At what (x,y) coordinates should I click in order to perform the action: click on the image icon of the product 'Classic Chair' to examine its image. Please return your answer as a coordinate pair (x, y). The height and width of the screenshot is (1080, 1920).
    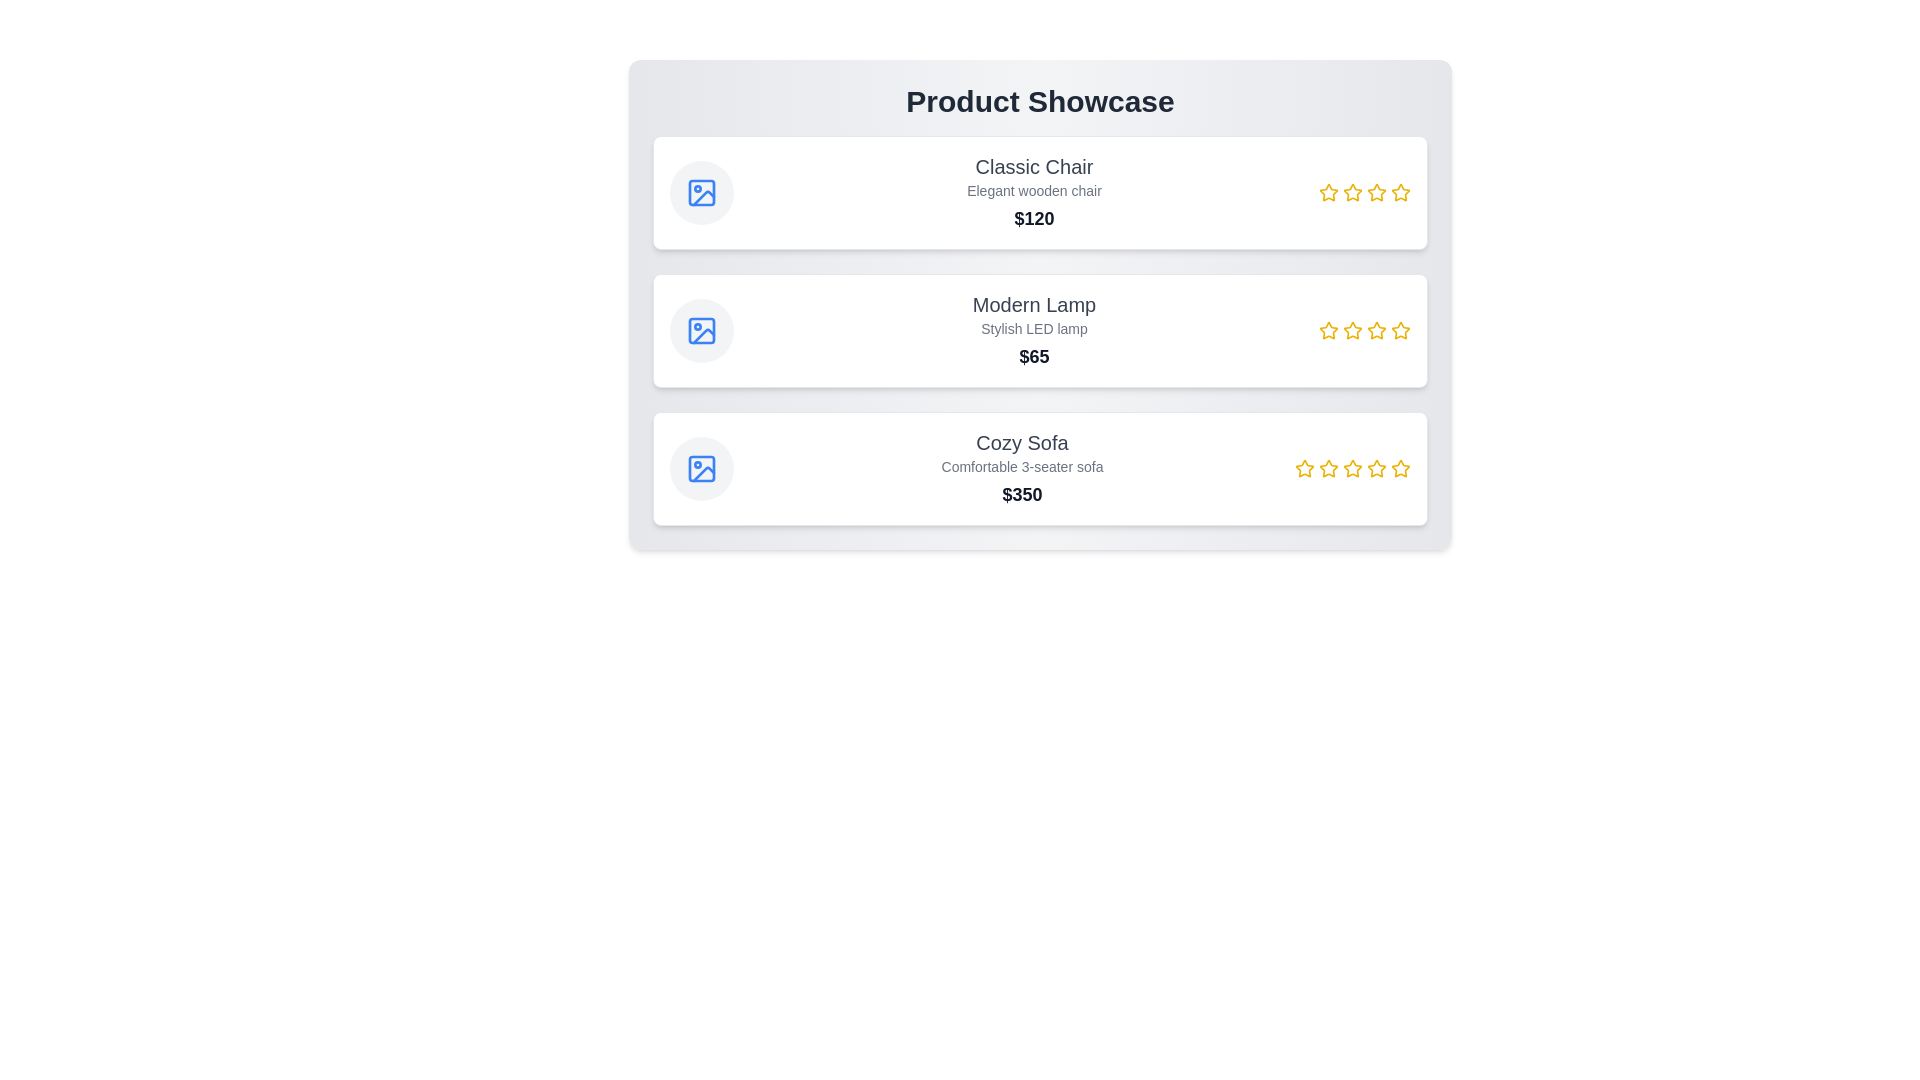
    Looking at the image, I should click on (701, 192).